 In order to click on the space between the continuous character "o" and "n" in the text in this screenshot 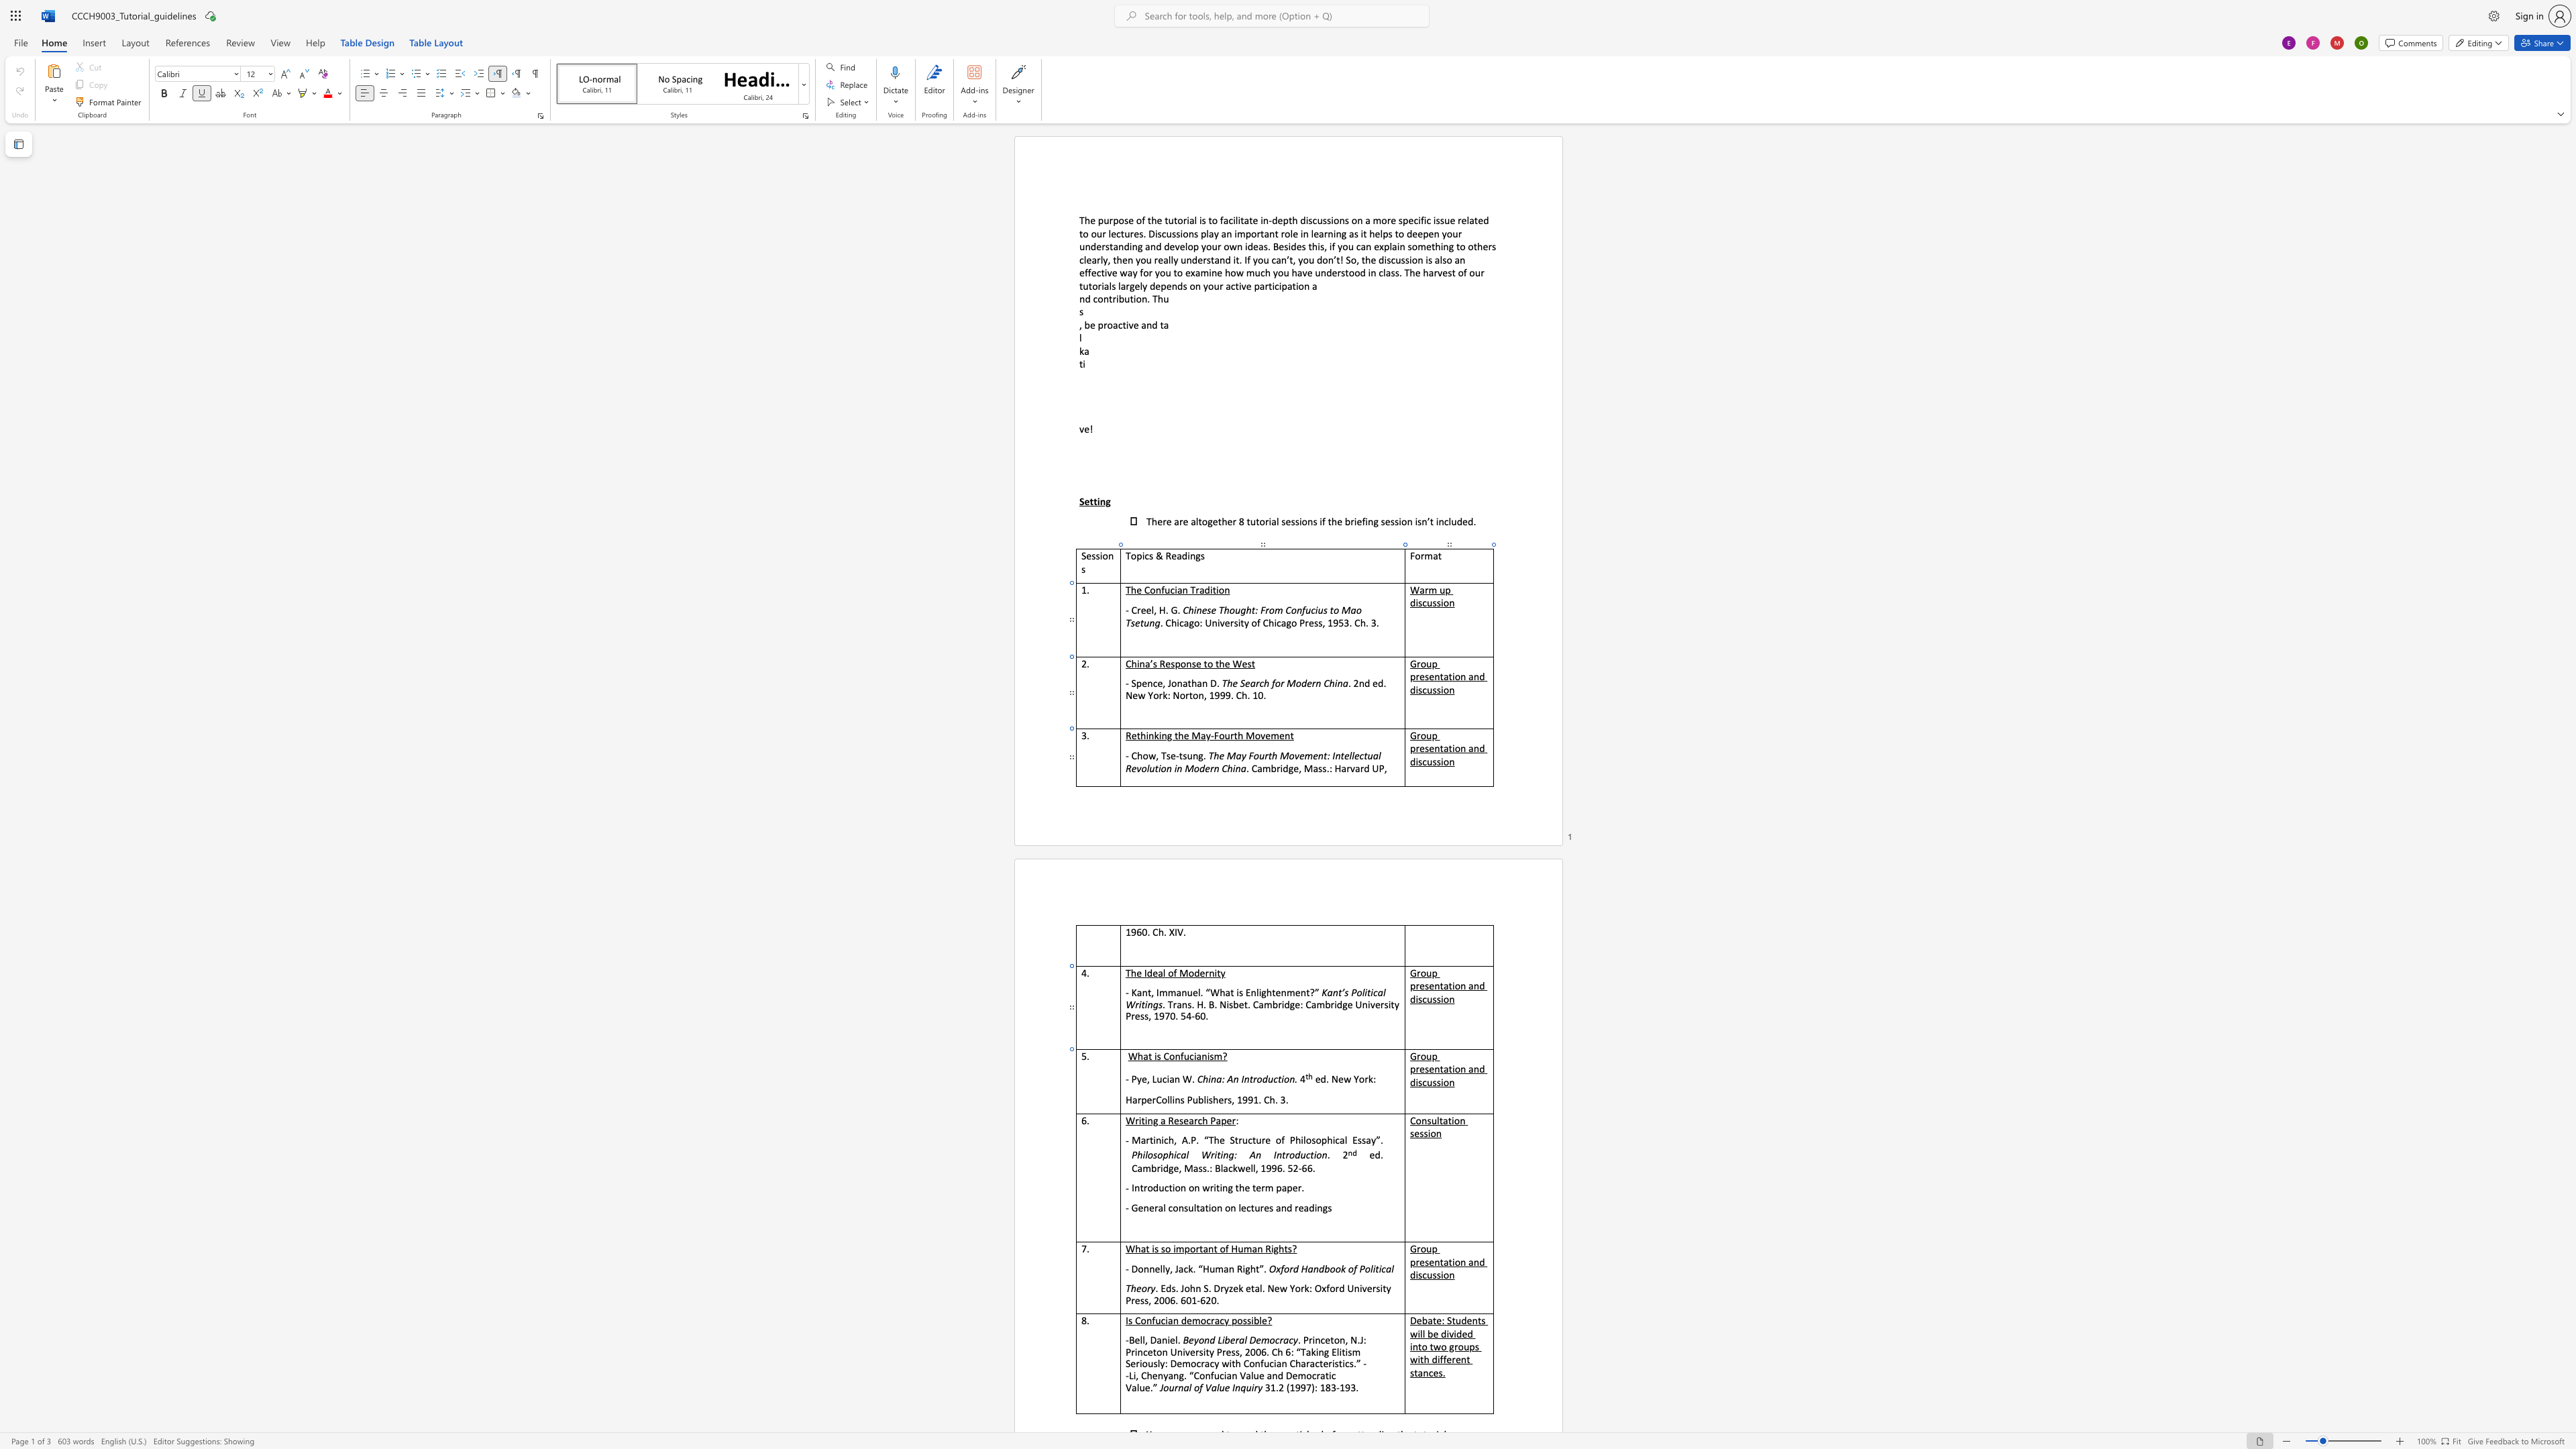, I will do `click(1173, 1055)`.